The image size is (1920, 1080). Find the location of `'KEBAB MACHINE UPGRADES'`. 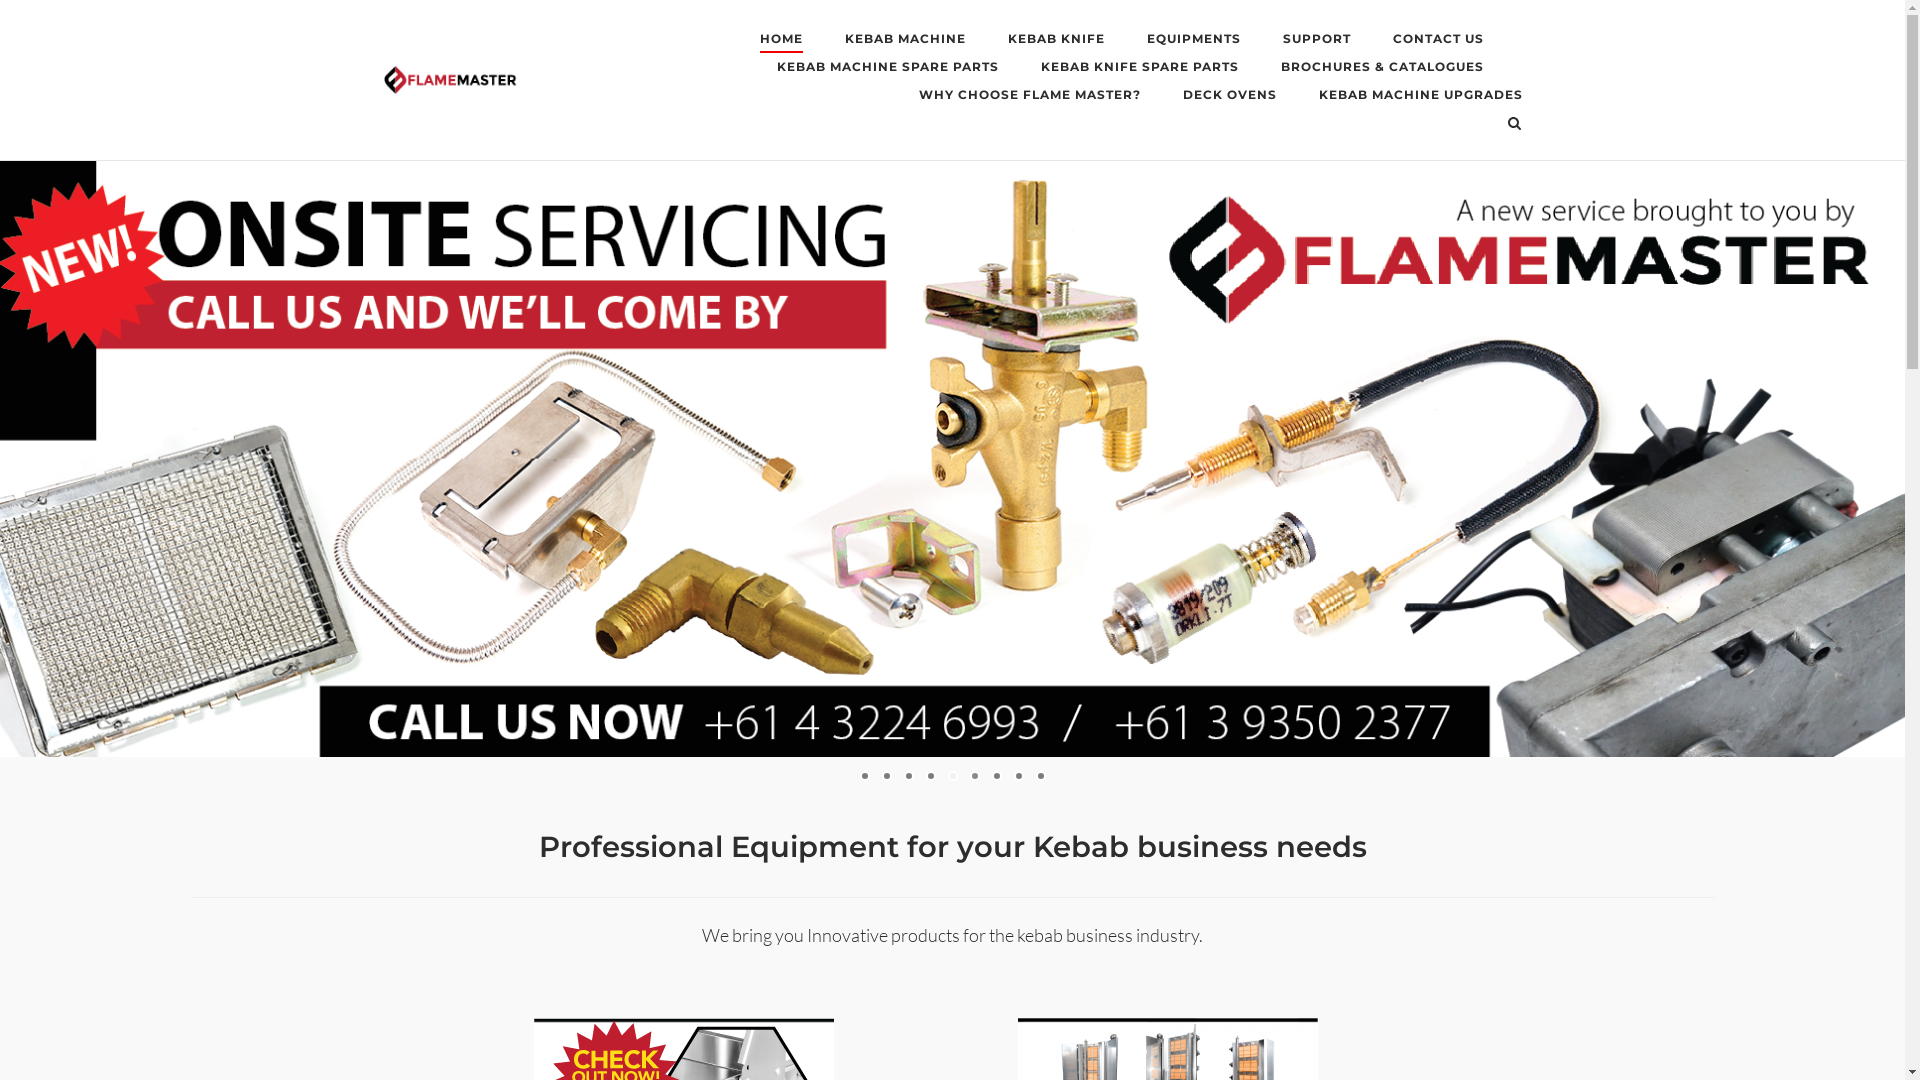

'KEBAB MACHINE UPGRADES' is located at coordinates (1419, 97).